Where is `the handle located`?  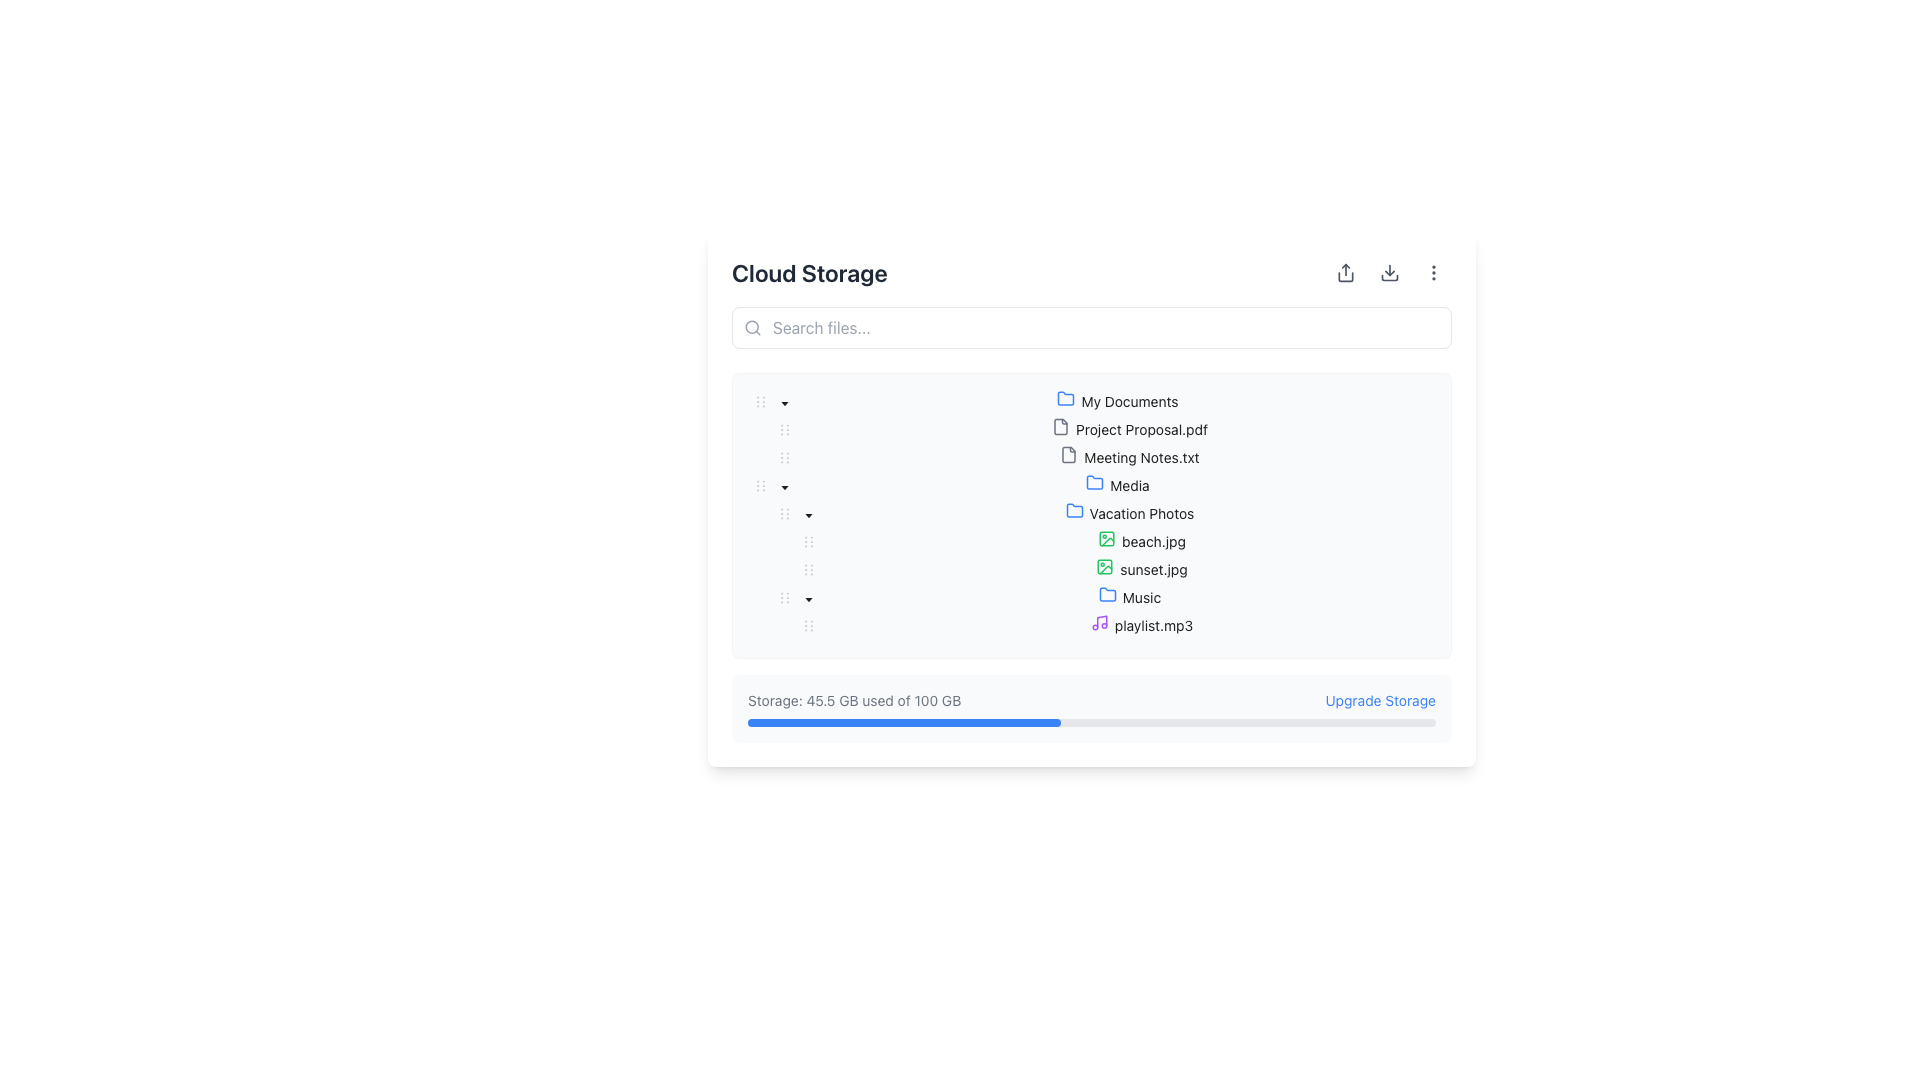 the handle located is located at coordinates (809, 570).